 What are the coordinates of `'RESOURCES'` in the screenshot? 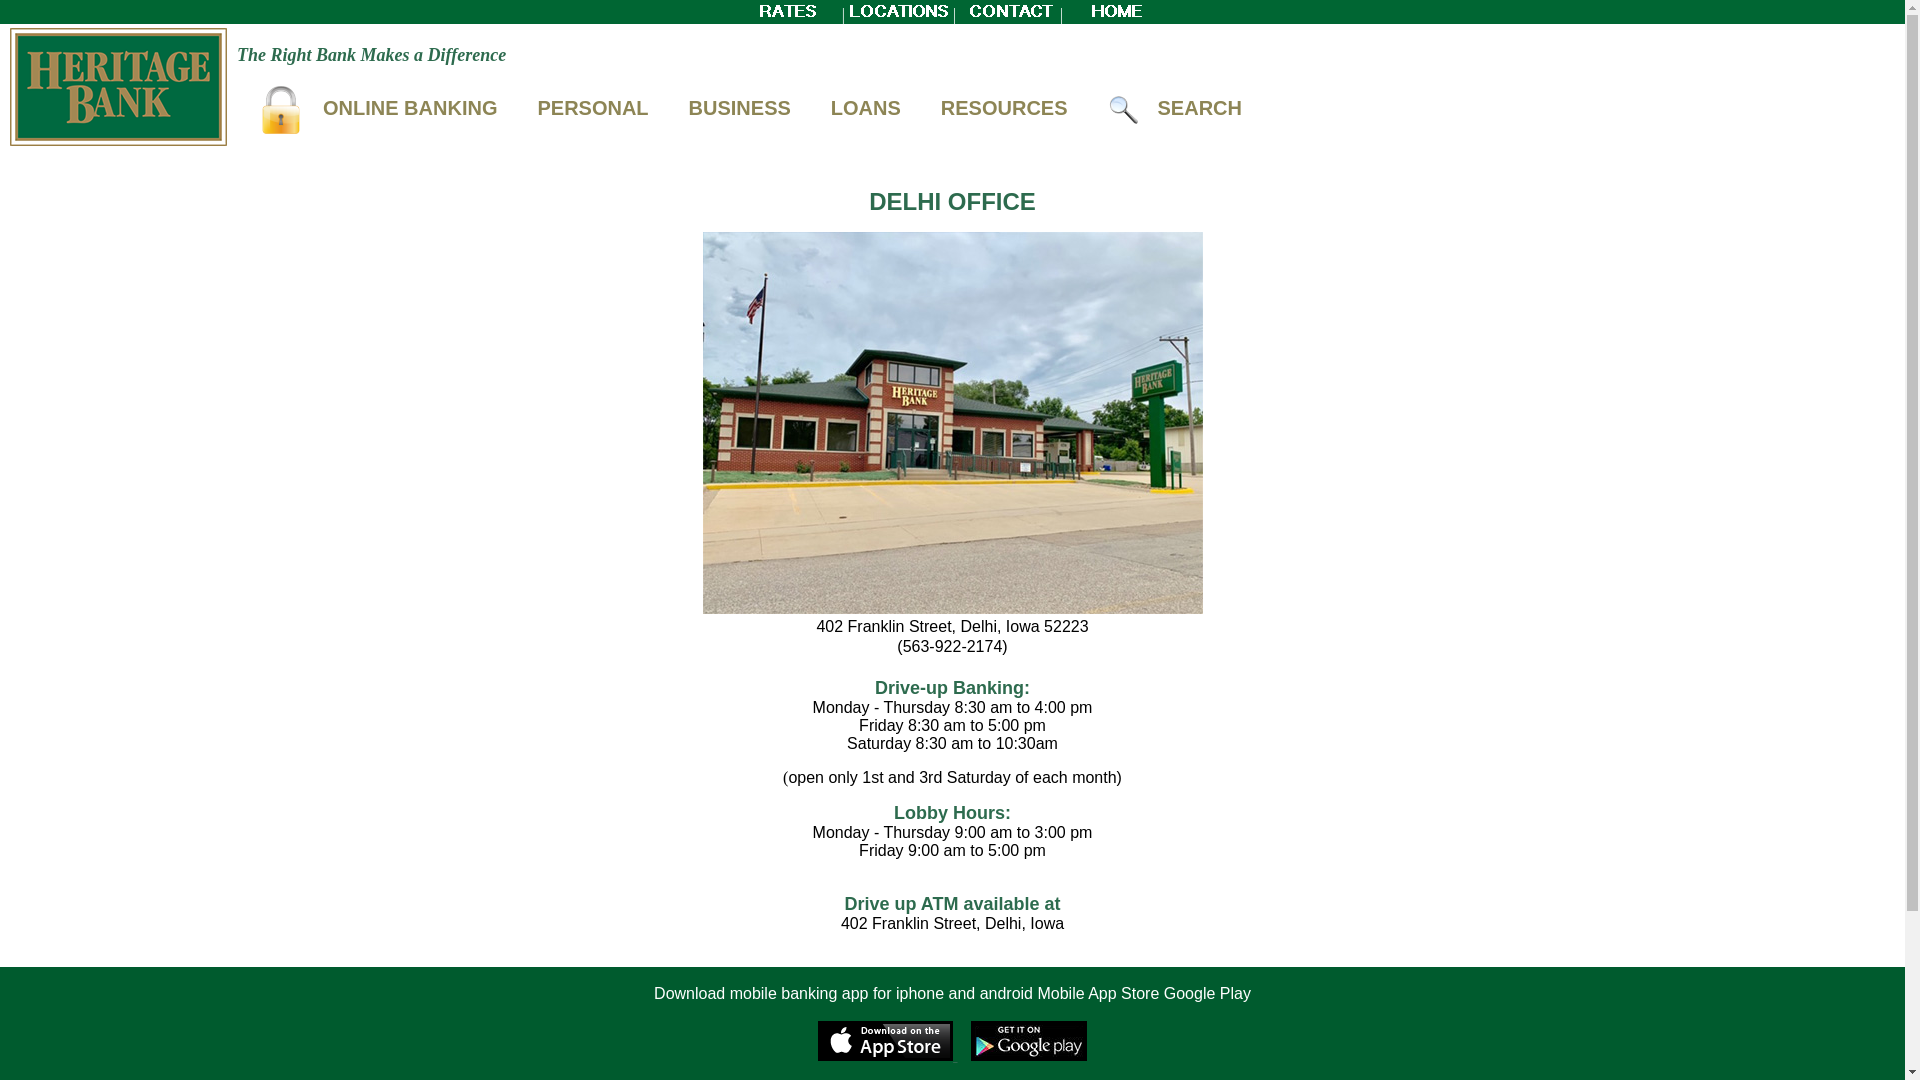 It's located at (1004, 108).